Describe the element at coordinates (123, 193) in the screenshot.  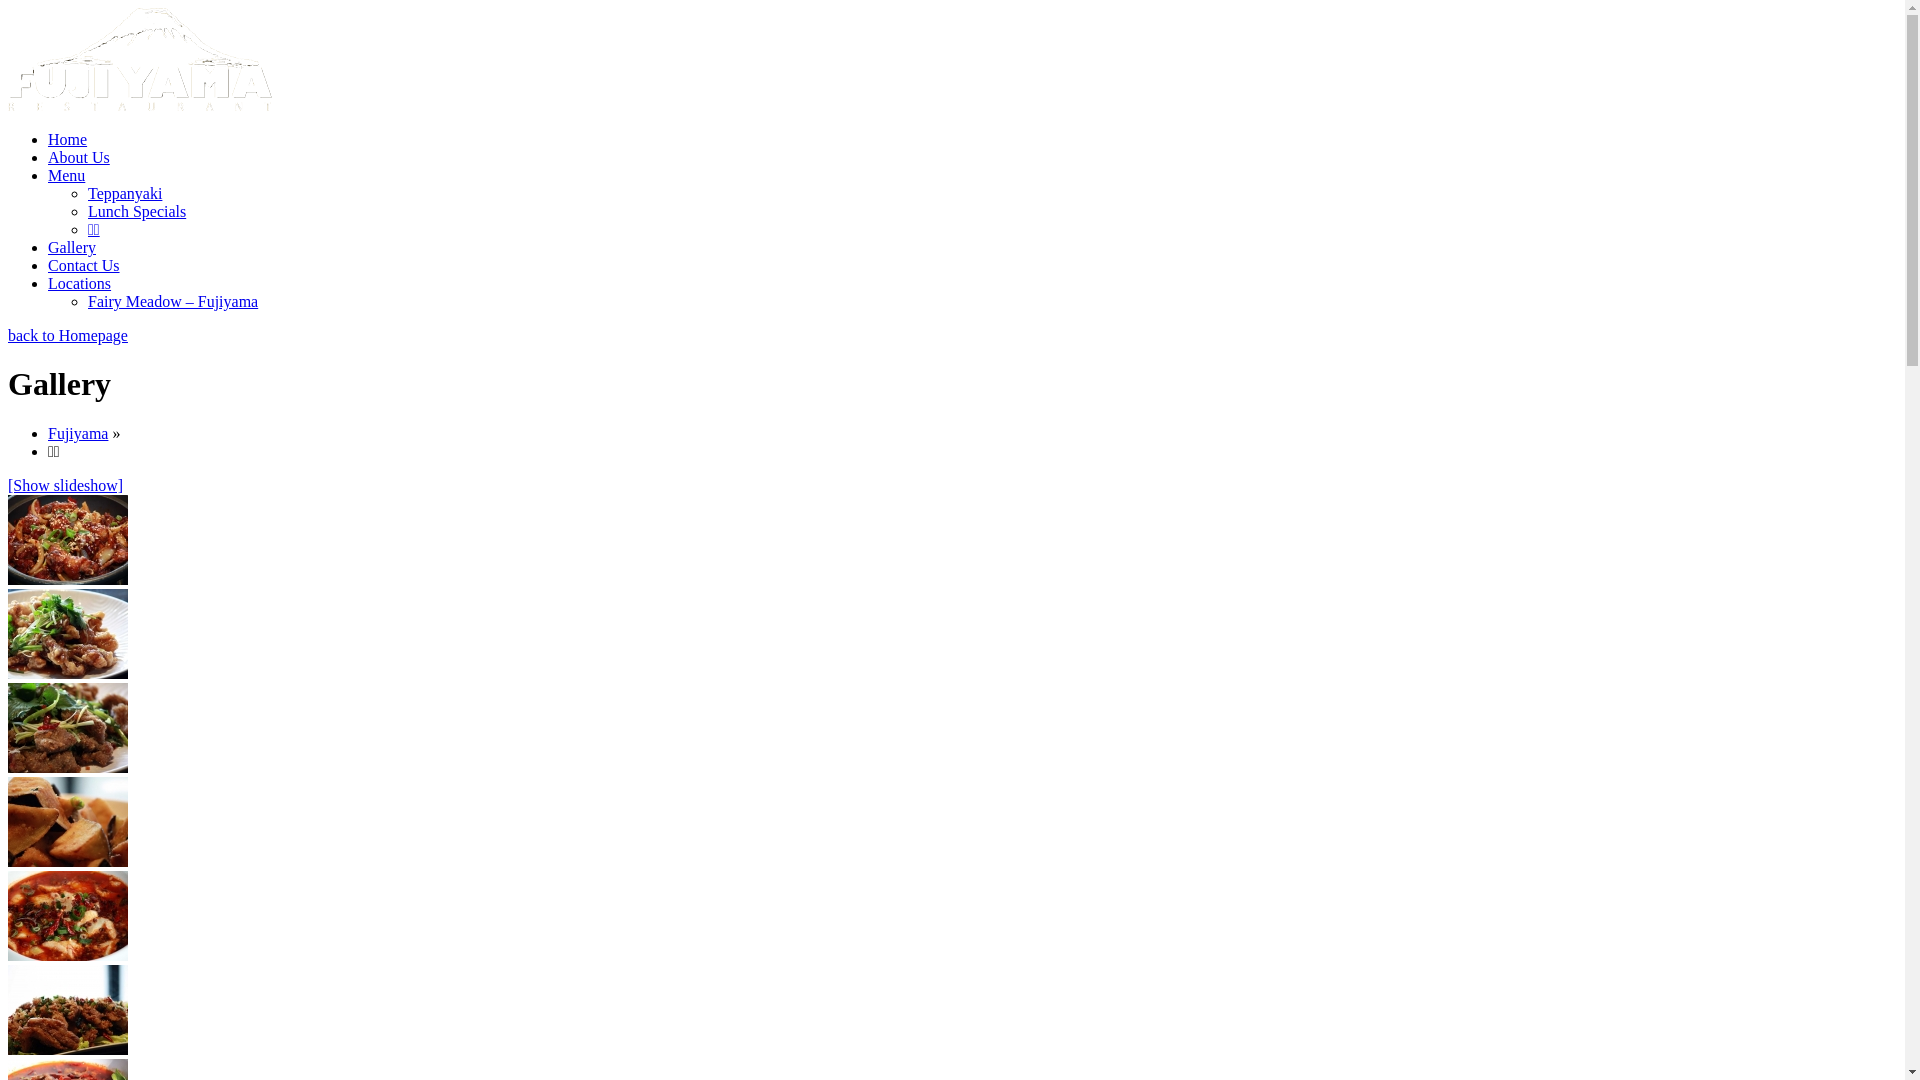
I see `'Teppanyaki'` at that location.